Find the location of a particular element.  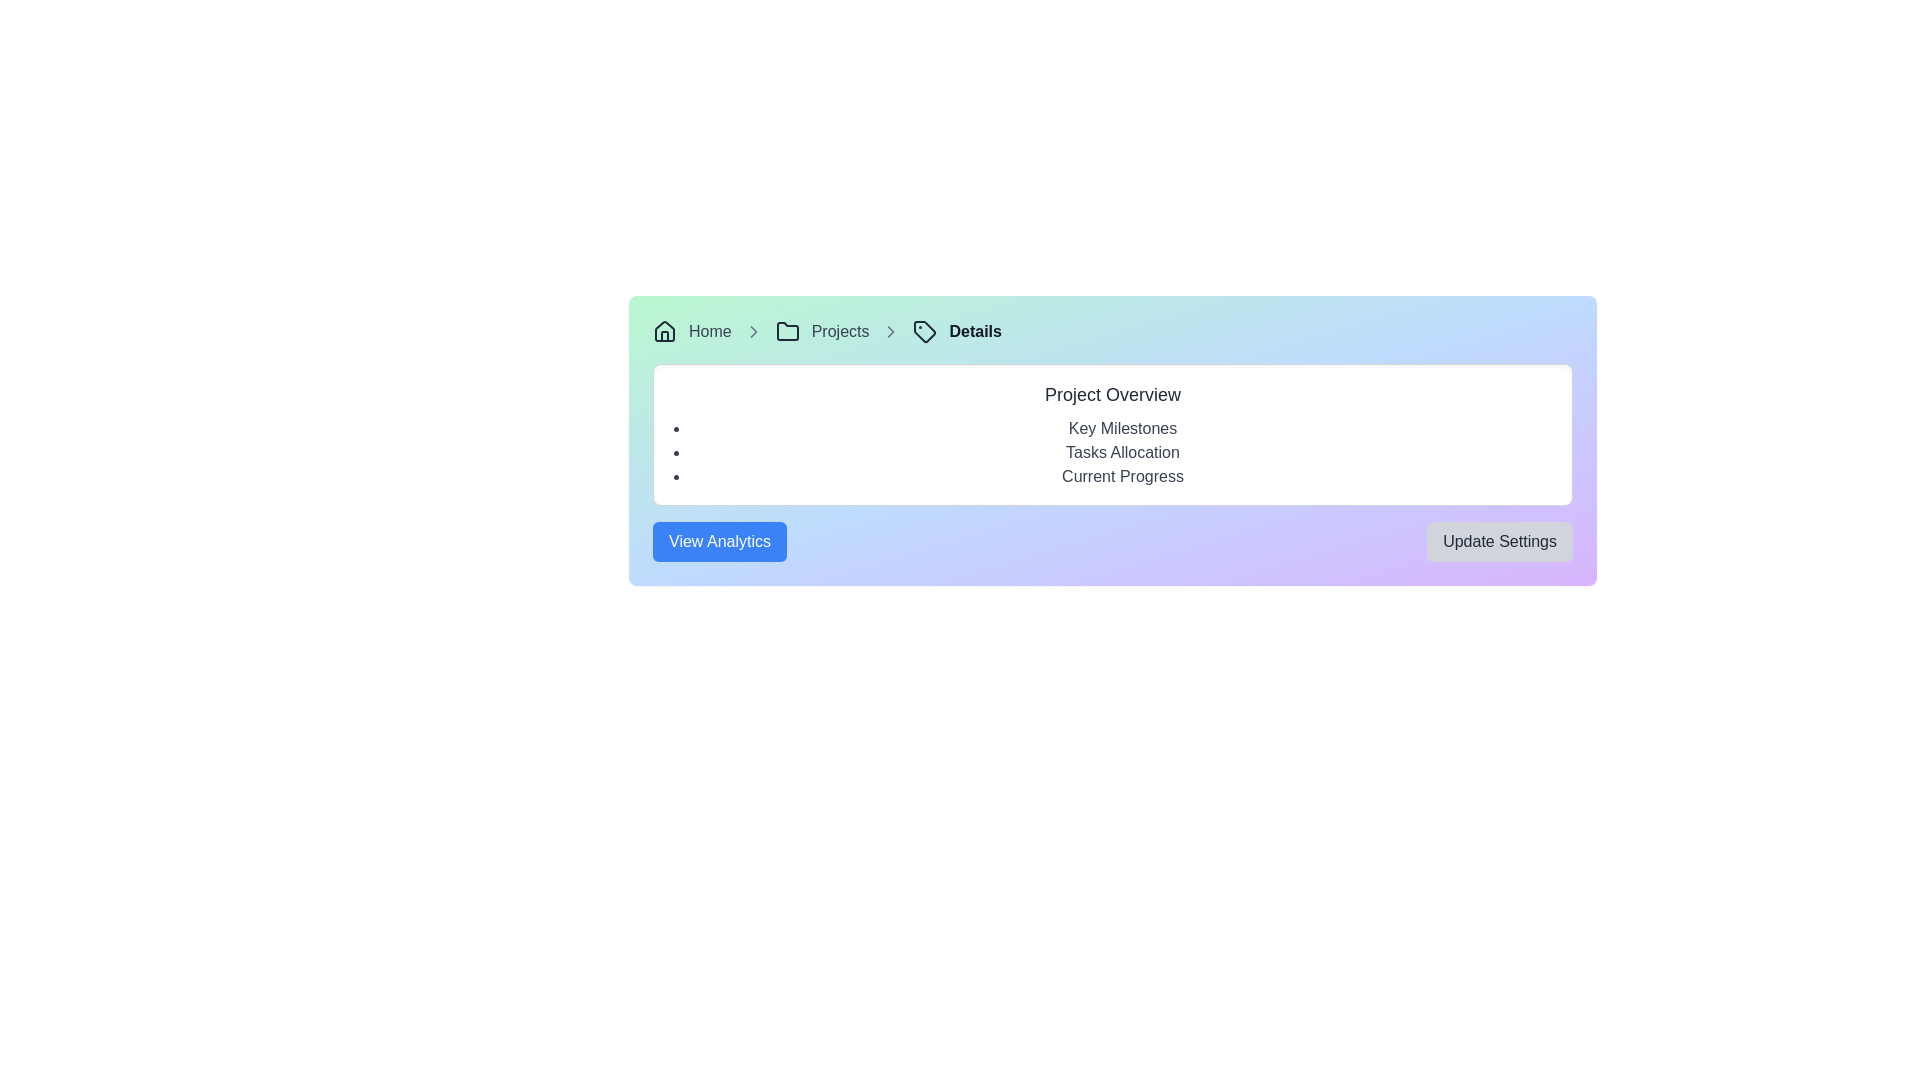

the folder icon in the navigation breadcrumb bar, located between the 'Home' icon and the 'Projects' text label, to indicate the current position within the application's hierarchy is located at coordinates (786, 330).